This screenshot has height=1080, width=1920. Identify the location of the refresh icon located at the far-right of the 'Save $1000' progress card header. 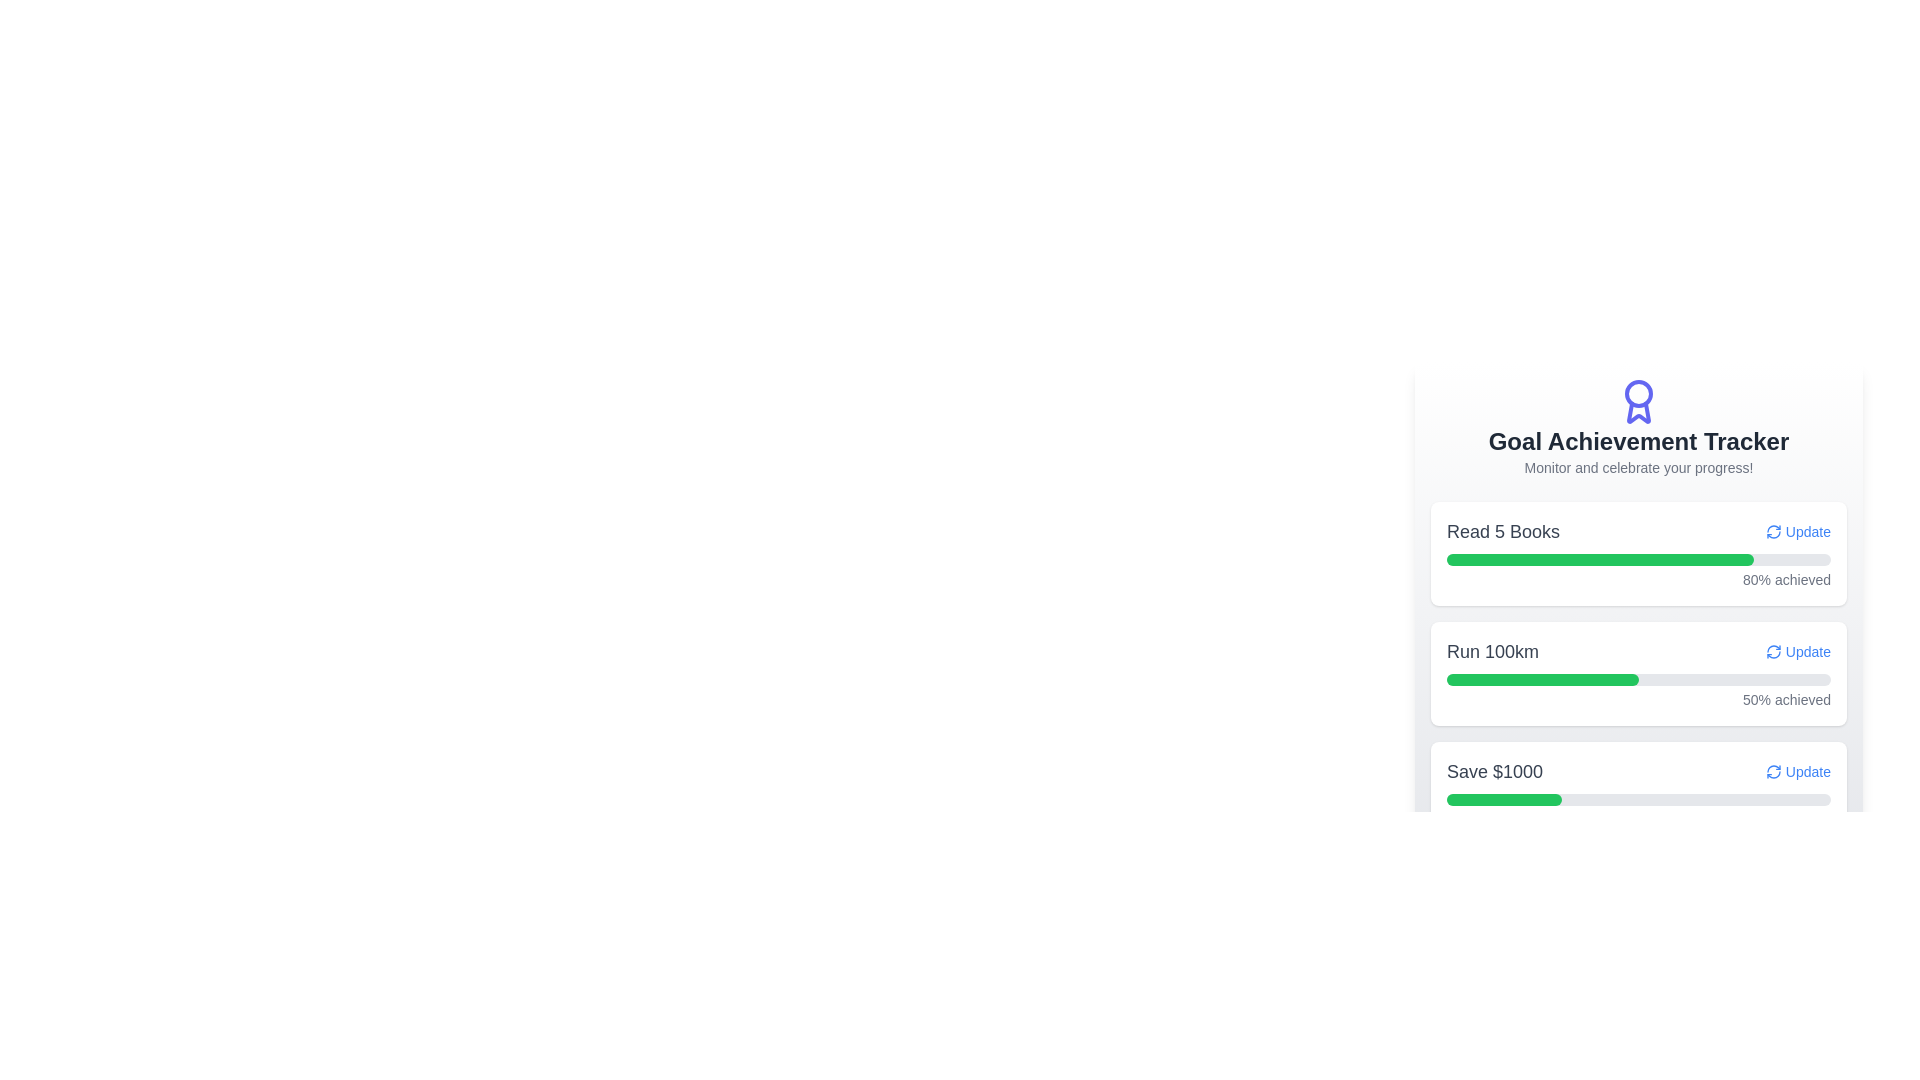
(1773, 770).